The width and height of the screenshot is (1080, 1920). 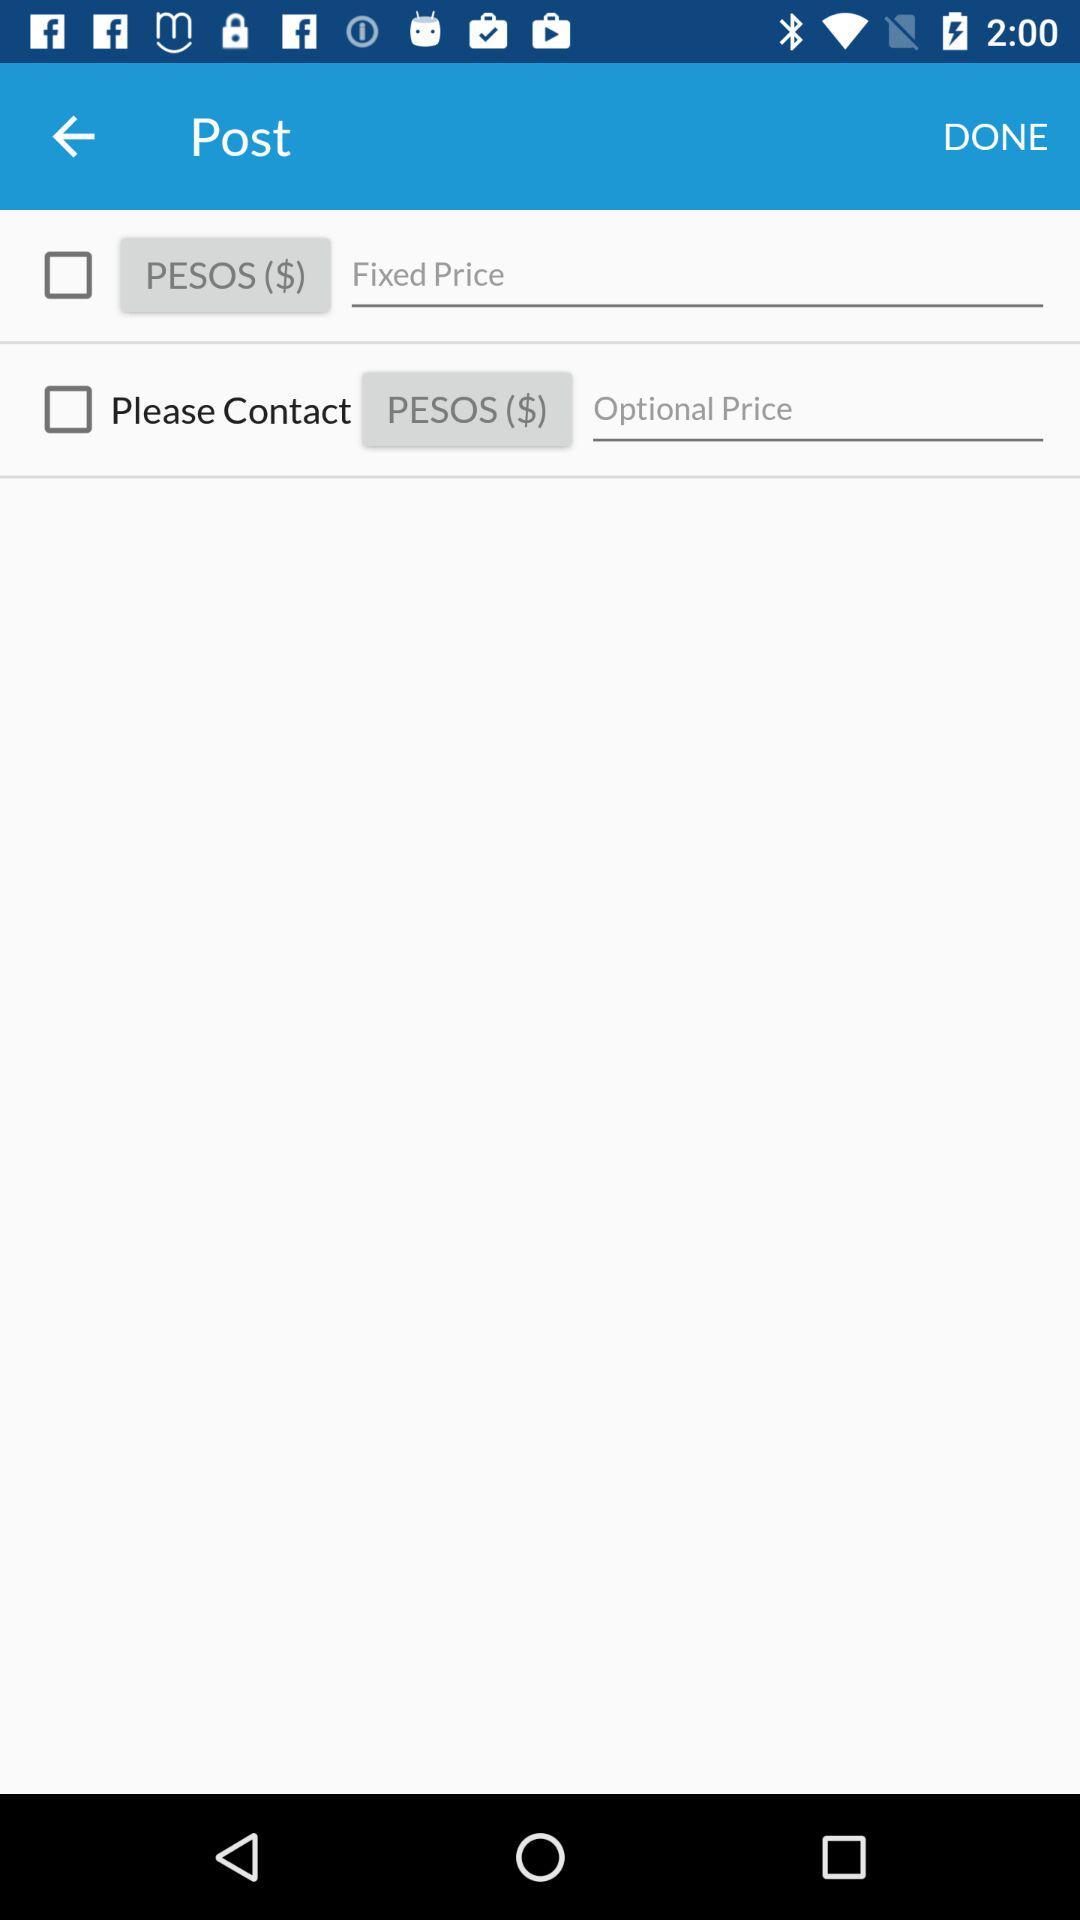 What do you see at coordinates (696, 274) in the screenshot?
I see `icon below the done` at bounding box center [696, 274].